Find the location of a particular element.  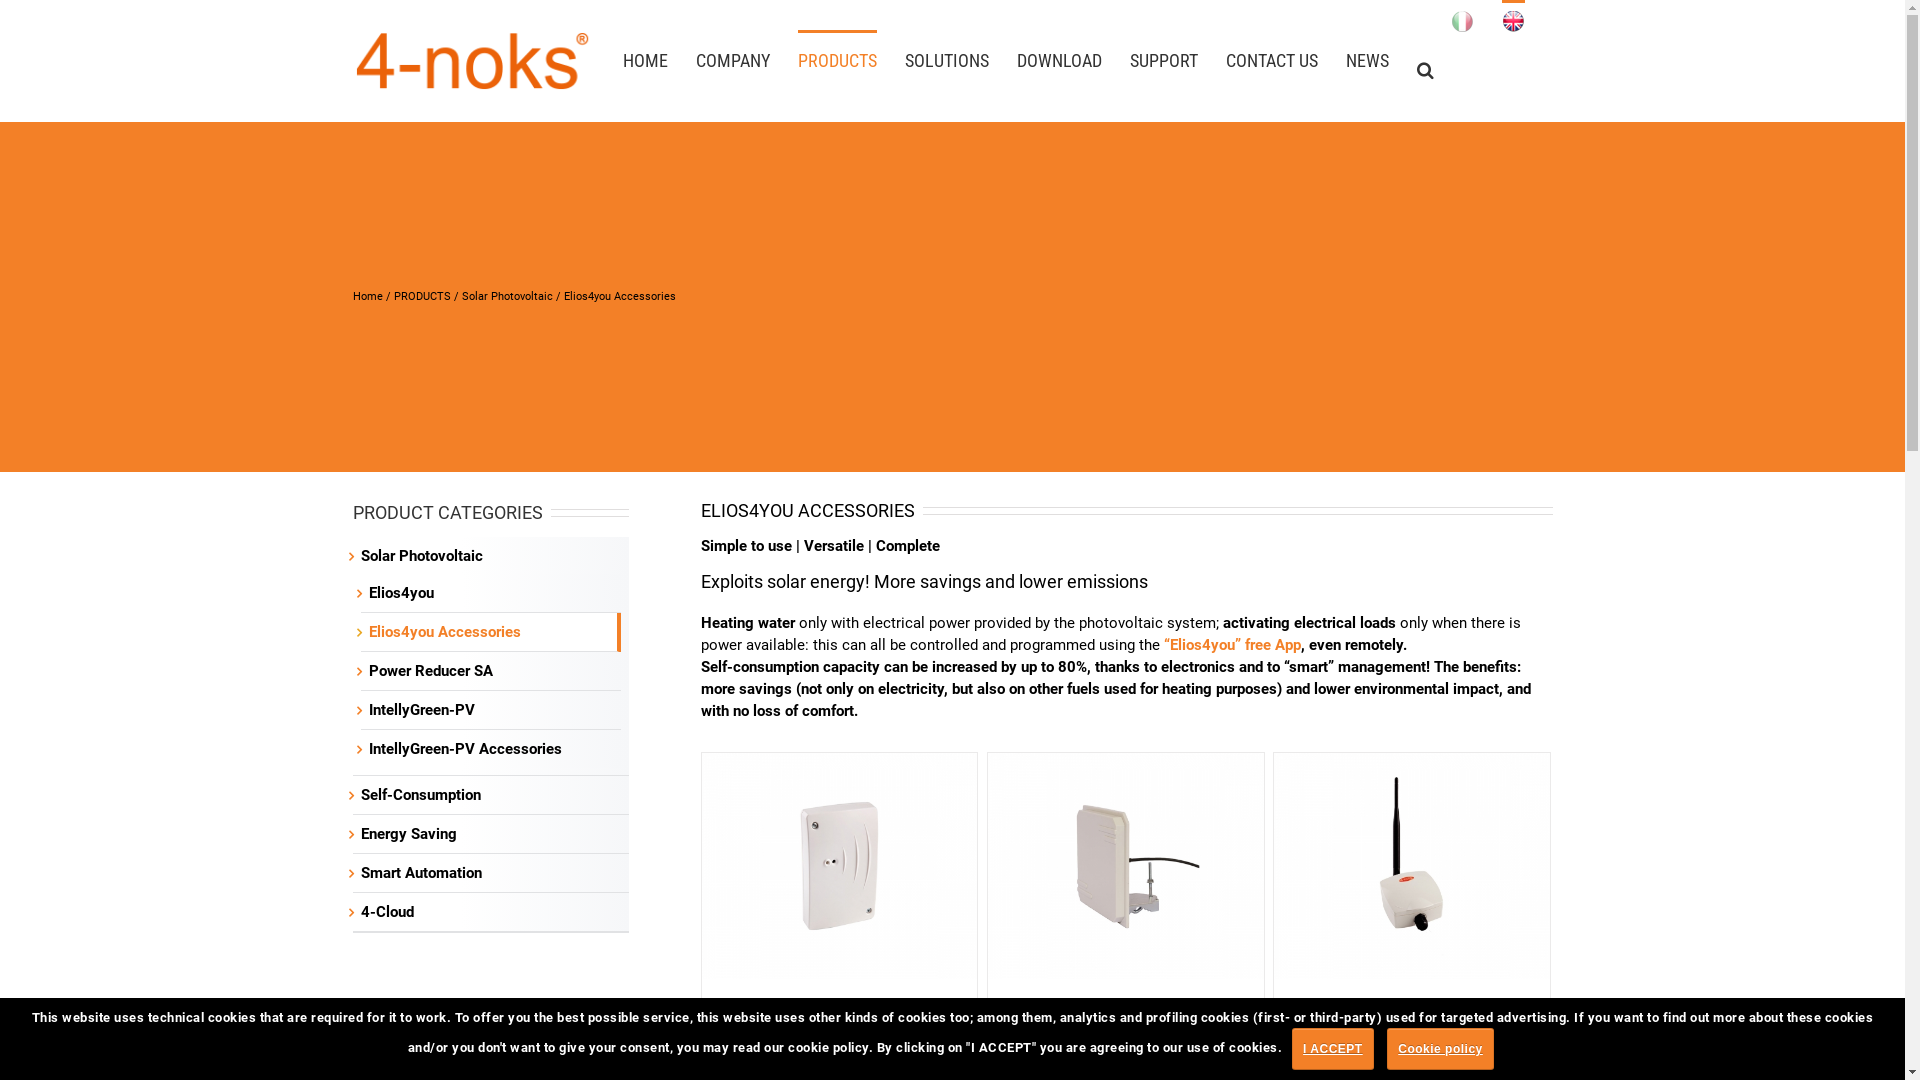

'COMPANY' is located at coordinates (732, 57).